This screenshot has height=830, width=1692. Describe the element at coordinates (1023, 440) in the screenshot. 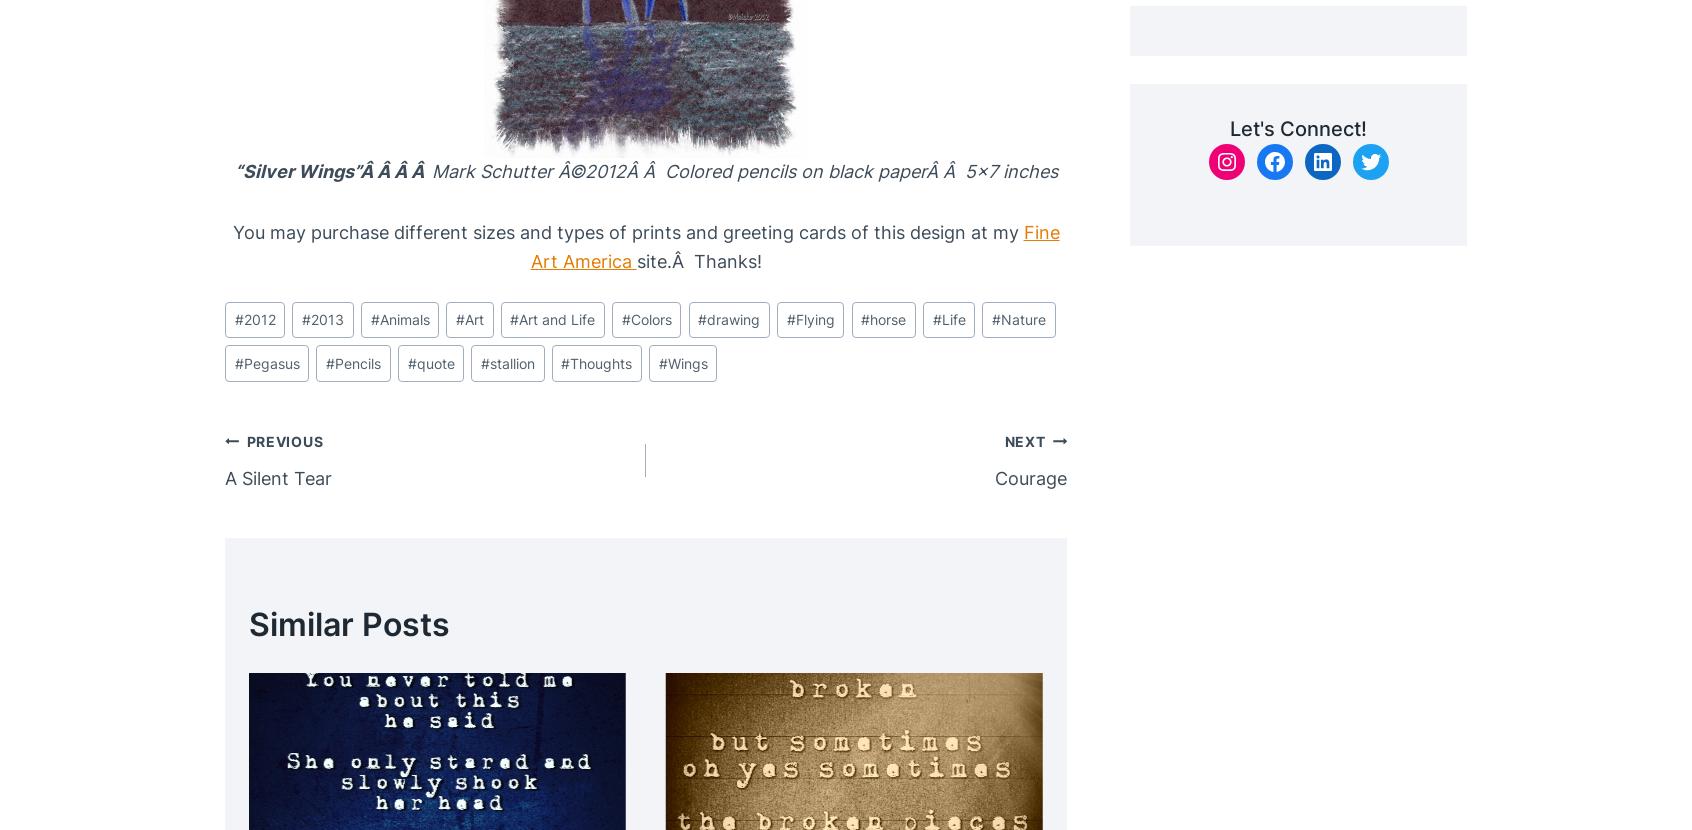

I see `'Next'` at that location.